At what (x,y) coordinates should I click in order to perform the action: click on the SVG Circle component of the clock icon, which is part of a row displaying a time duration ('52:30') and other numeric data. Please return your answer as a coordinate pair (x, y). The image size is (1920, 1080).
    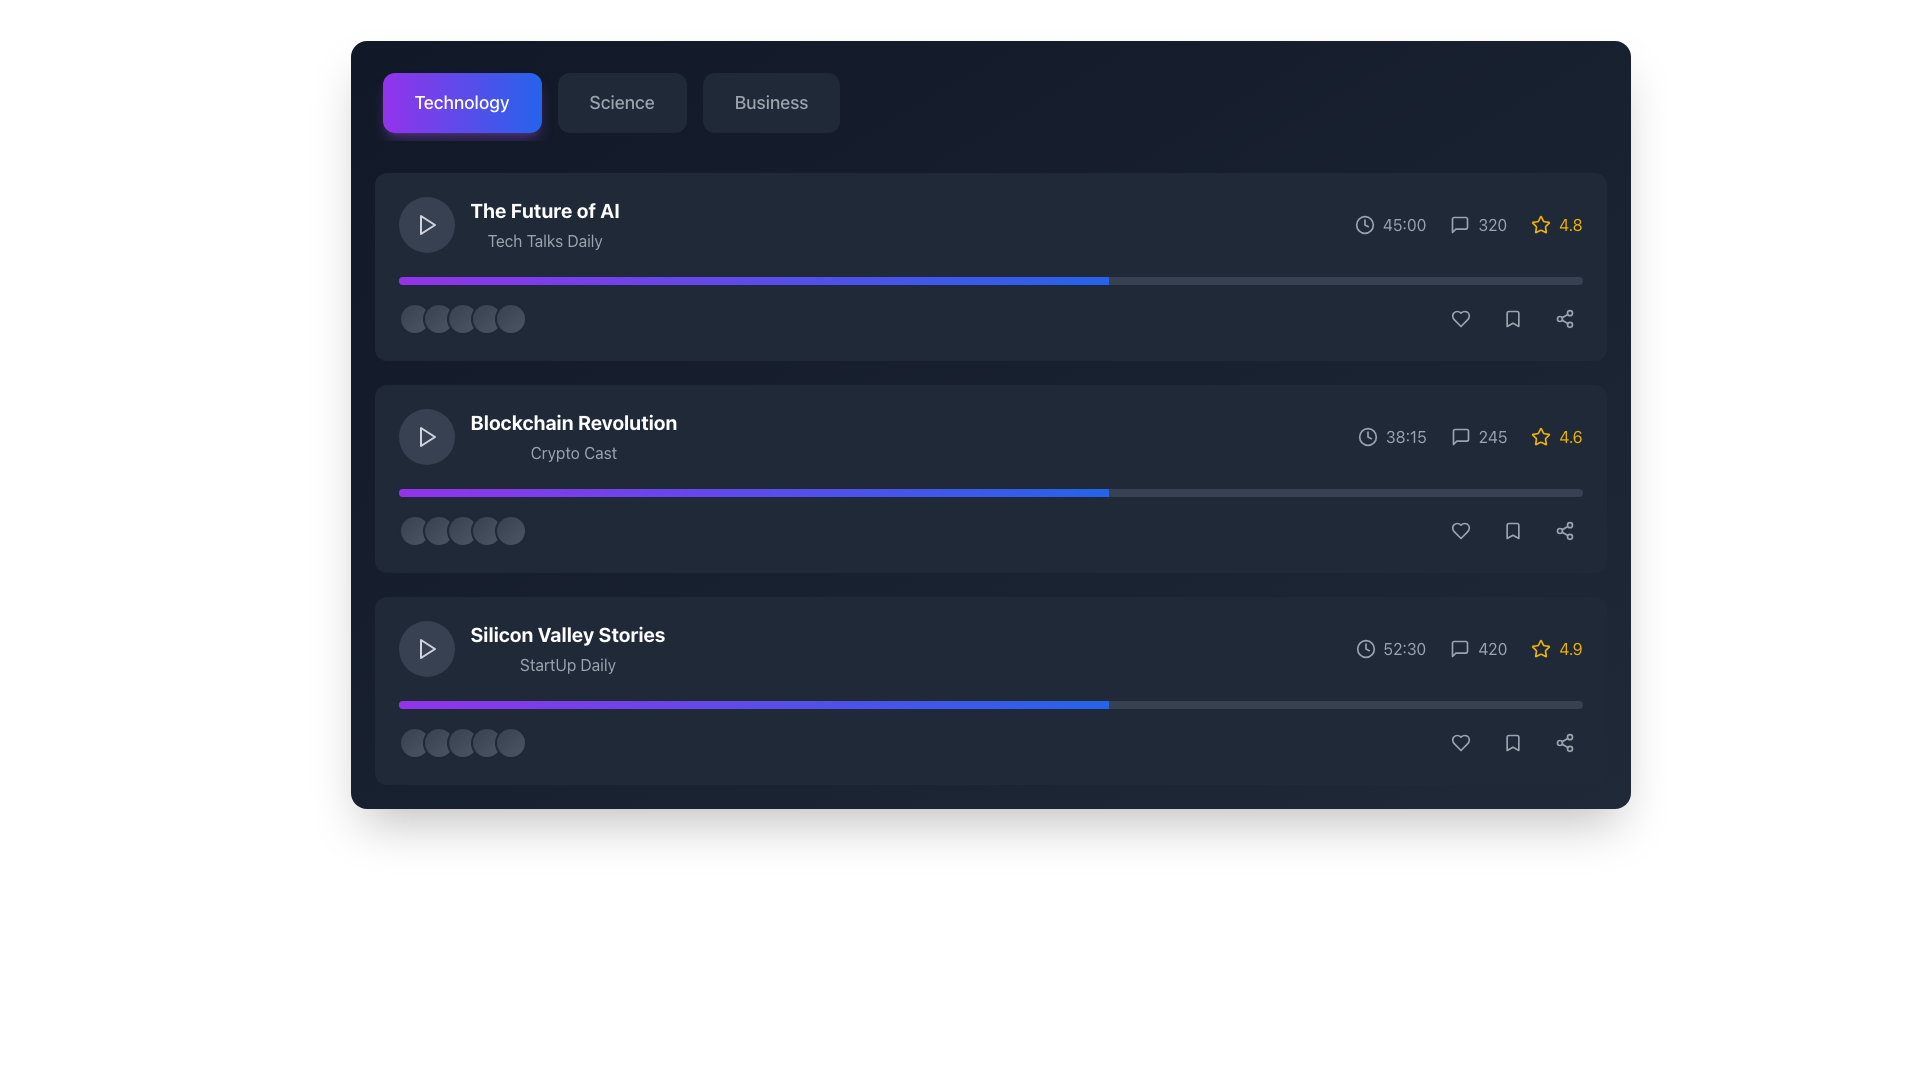
    Looking at the image, I should click on (1364, 648).